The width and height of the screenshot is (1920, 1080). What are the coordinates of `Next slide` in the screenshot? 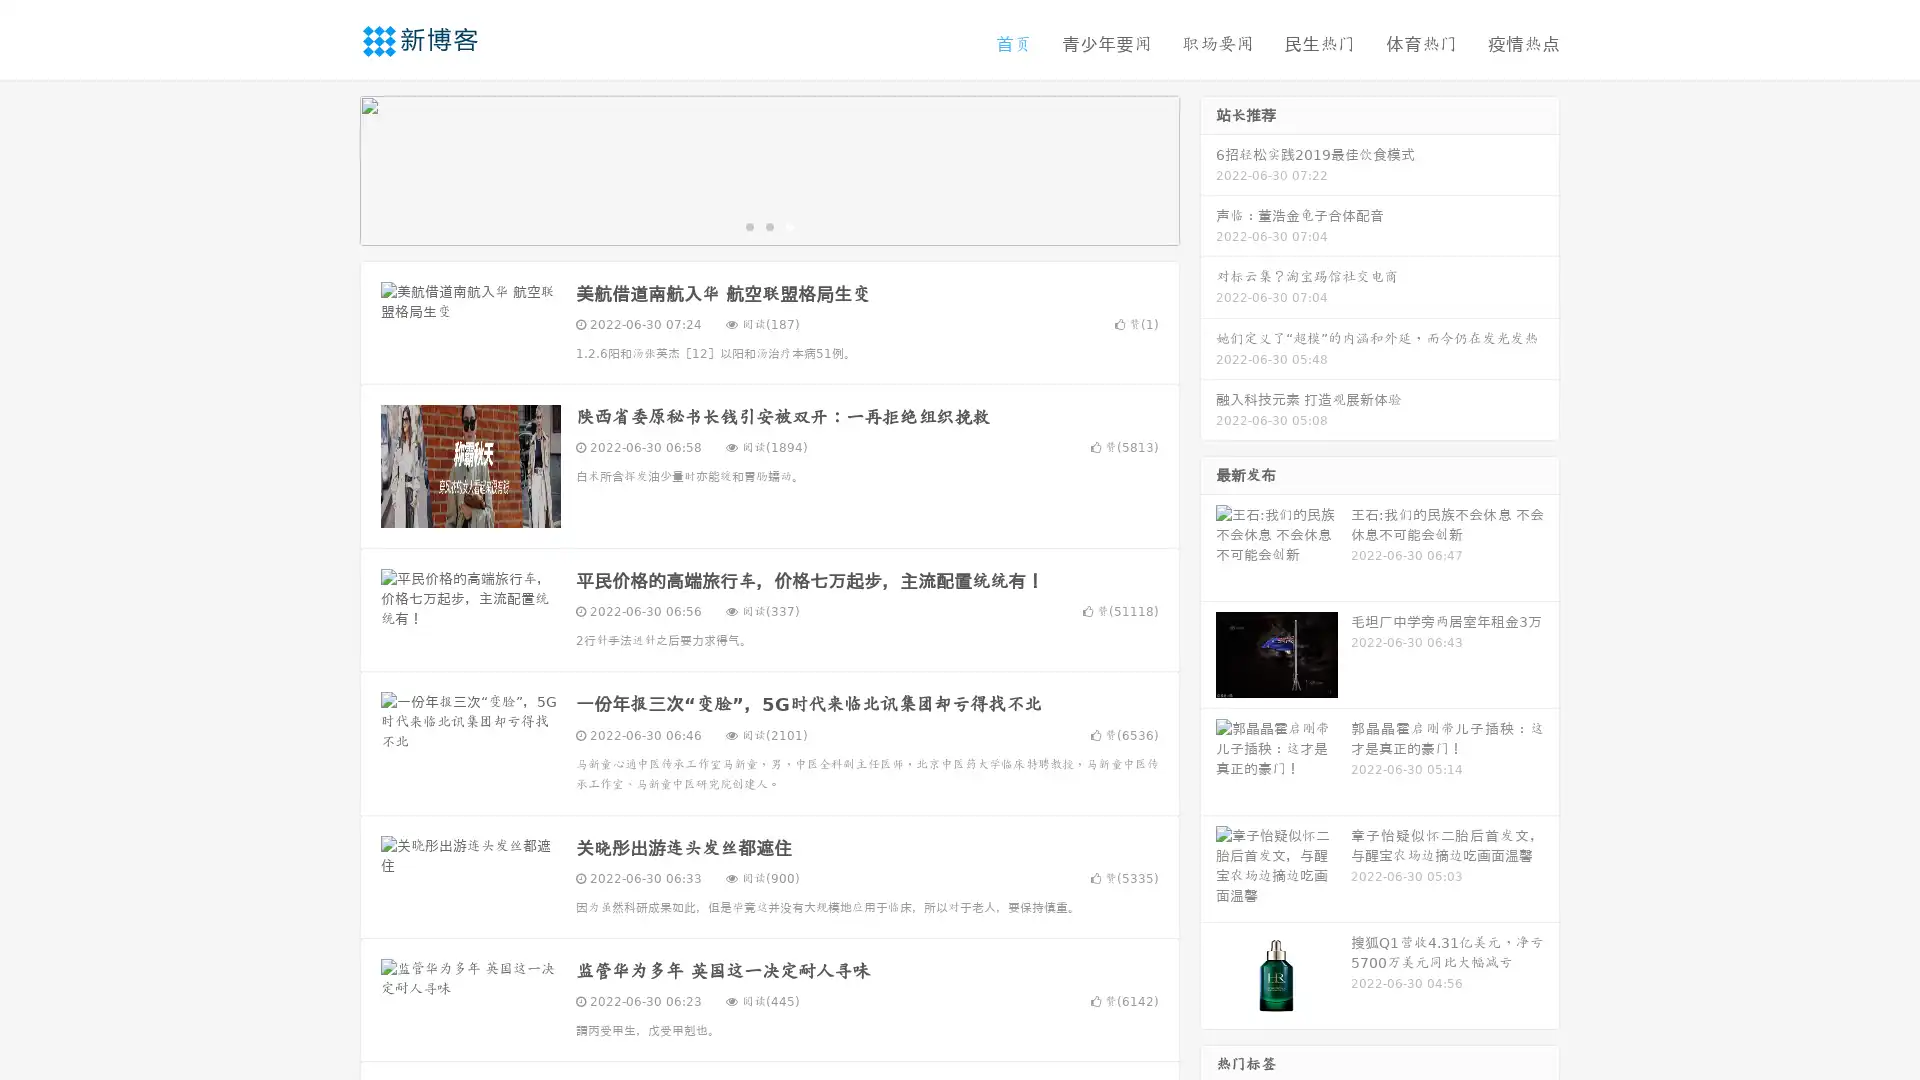 It's located at (1208, 168).